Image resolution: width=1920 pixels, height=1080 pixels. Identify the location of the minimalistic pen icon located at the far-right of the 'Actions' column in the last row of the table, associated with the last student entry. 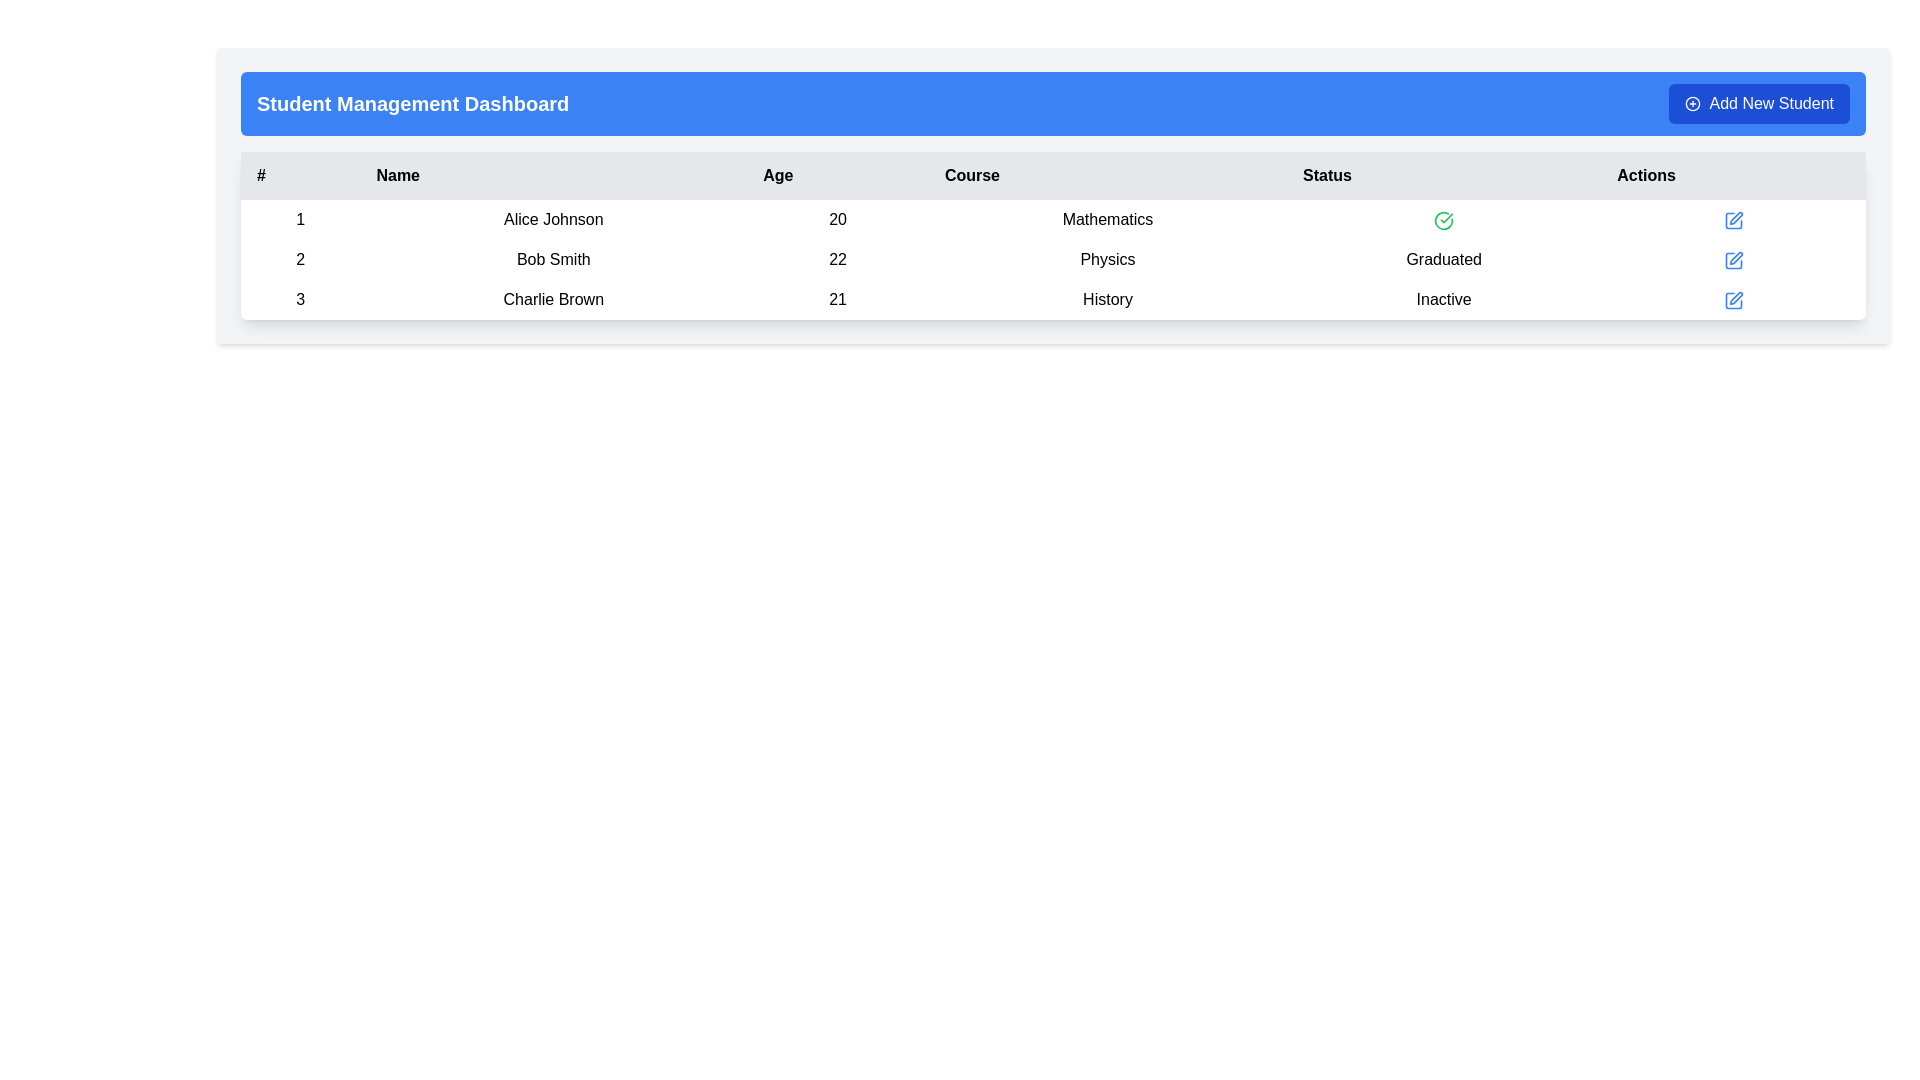
(1735, 298).